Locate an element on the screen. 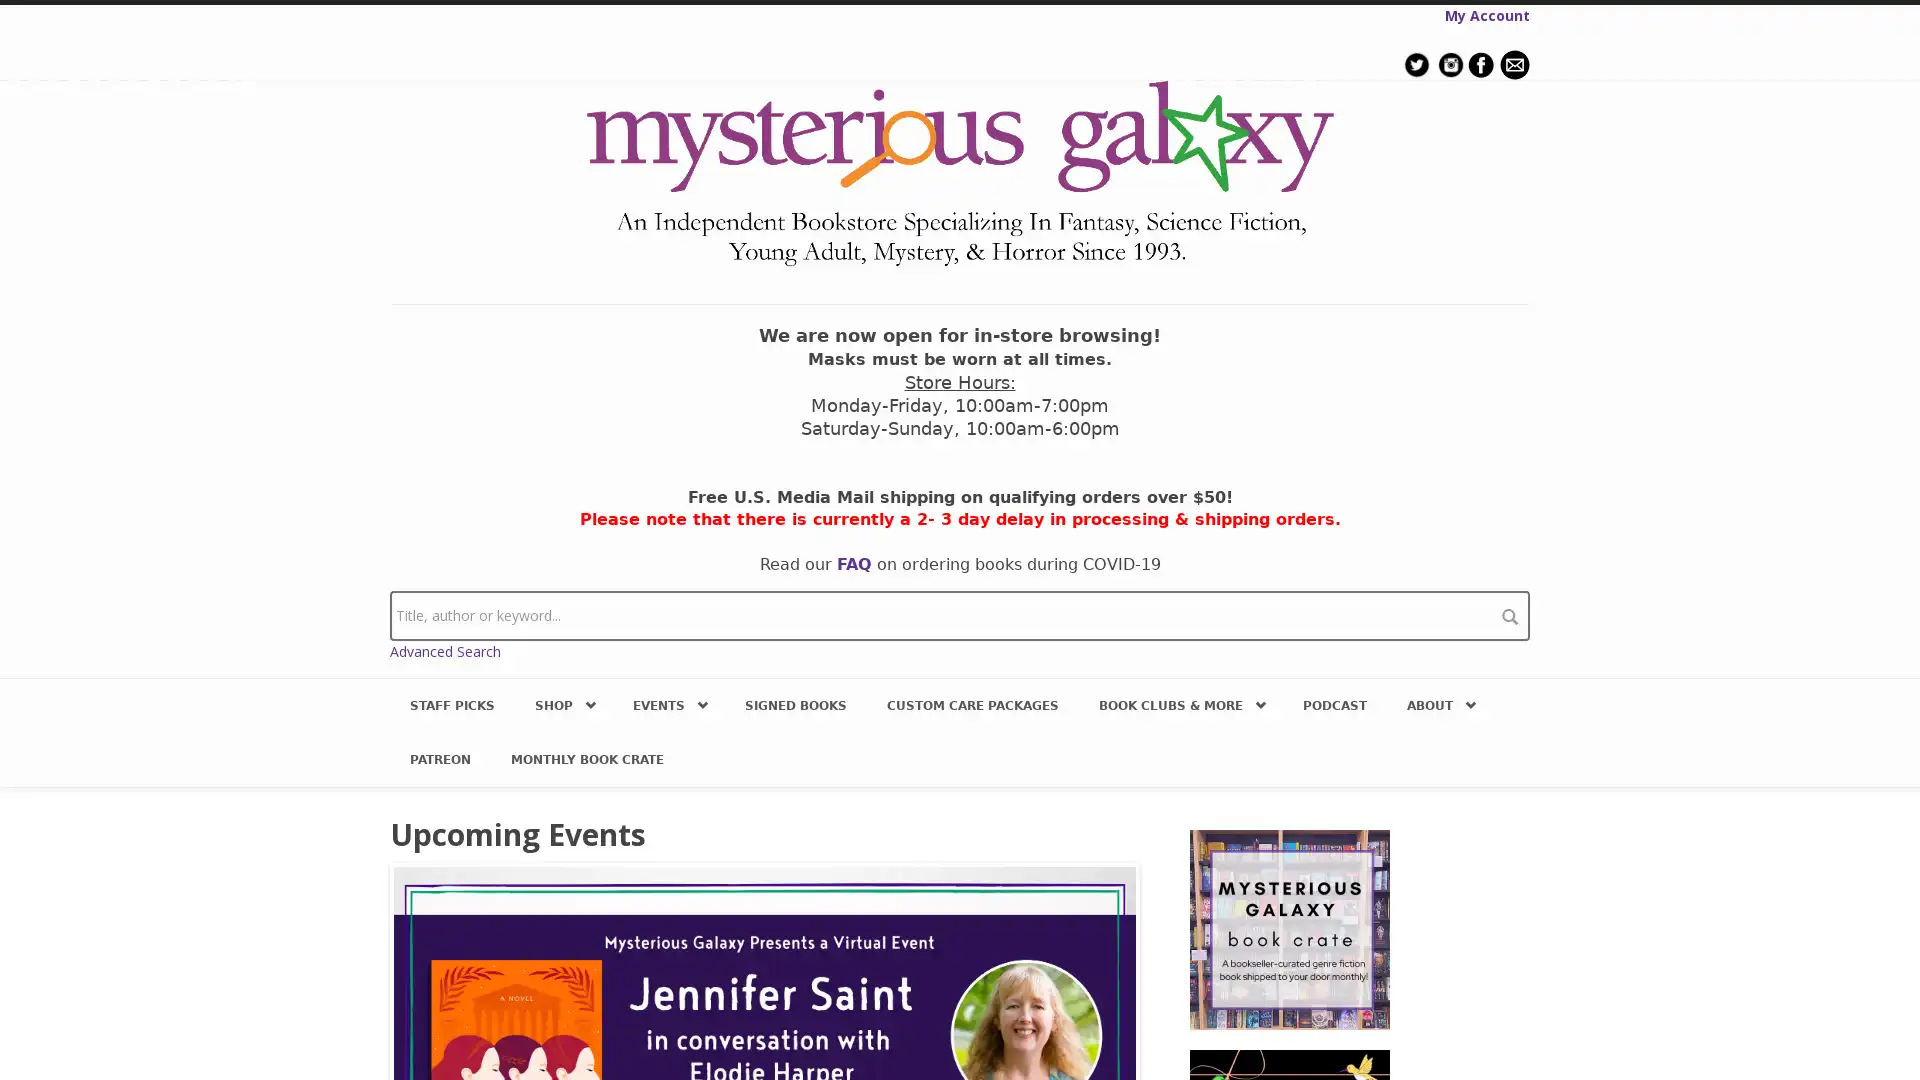 This screenshot has height=1080, width=1920. search is located at coordinates (1510, 615).